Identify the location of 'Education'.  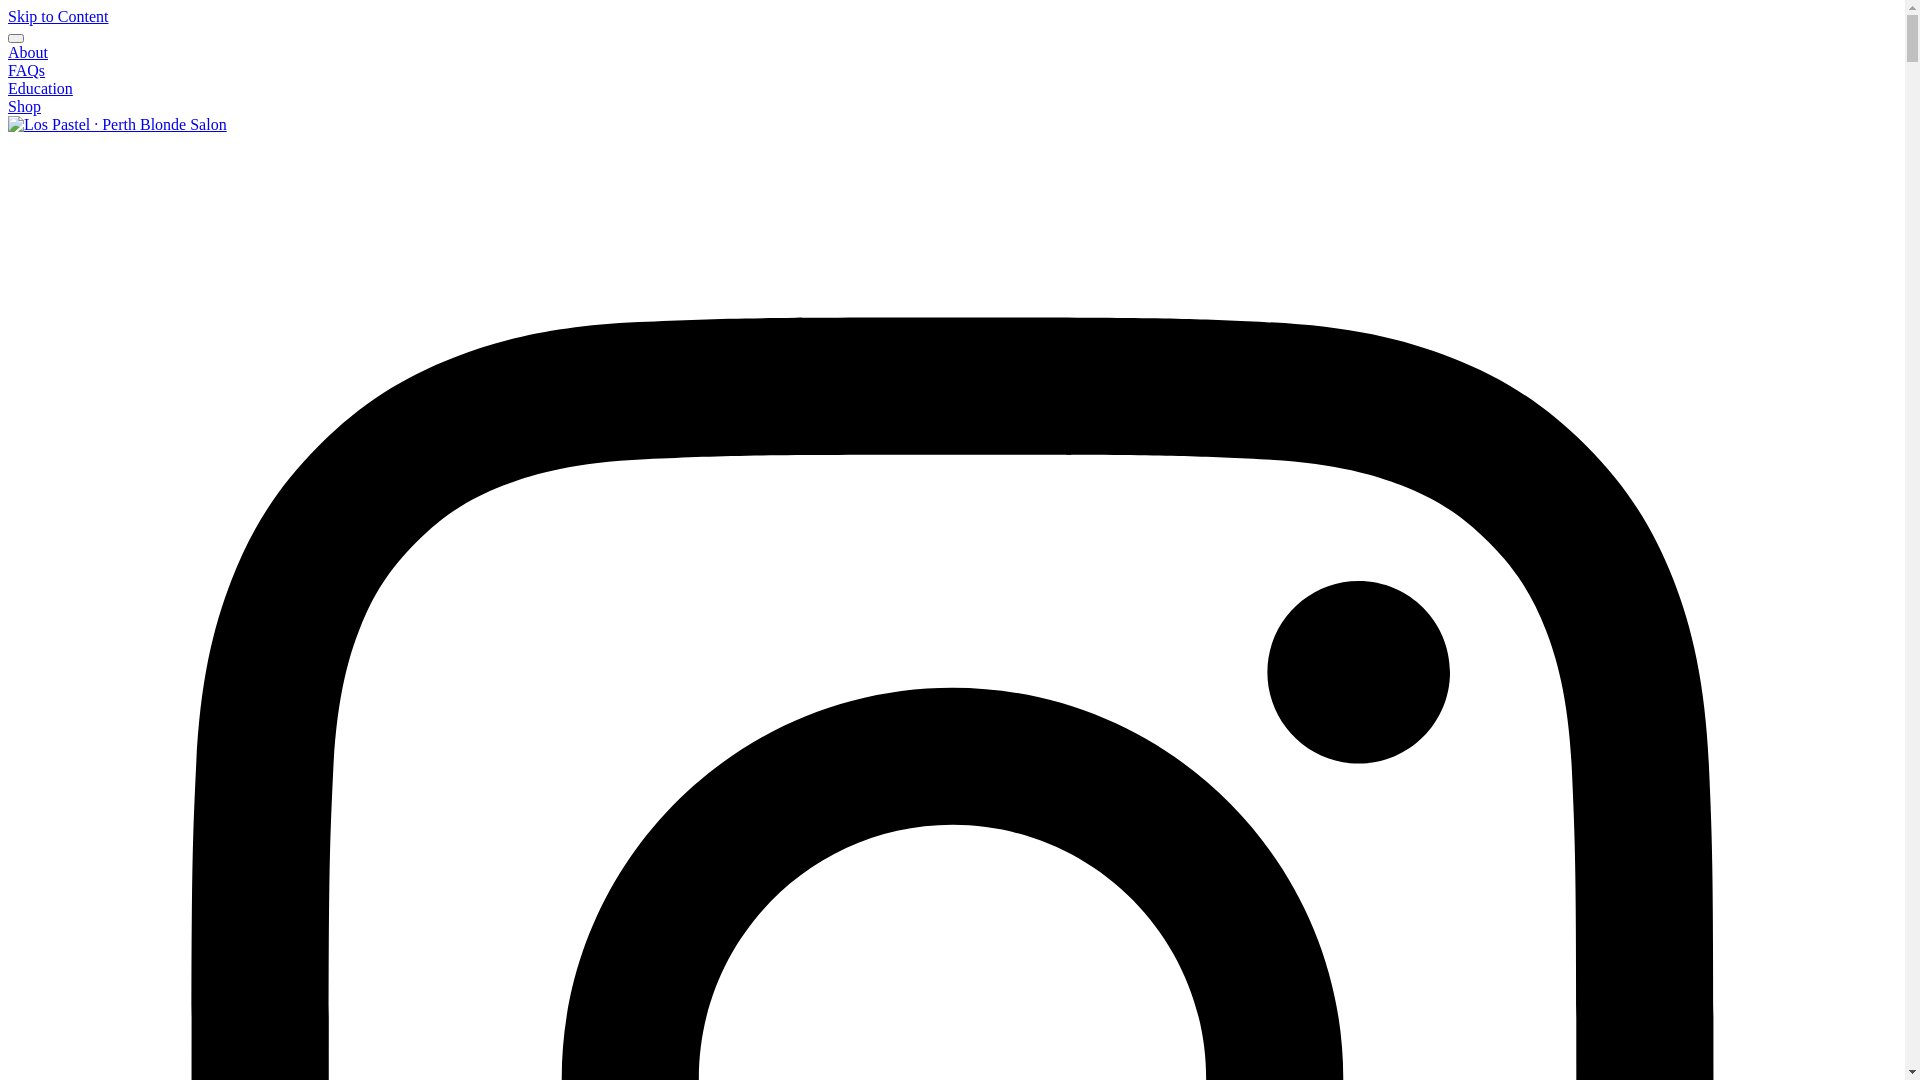
(40, 87).